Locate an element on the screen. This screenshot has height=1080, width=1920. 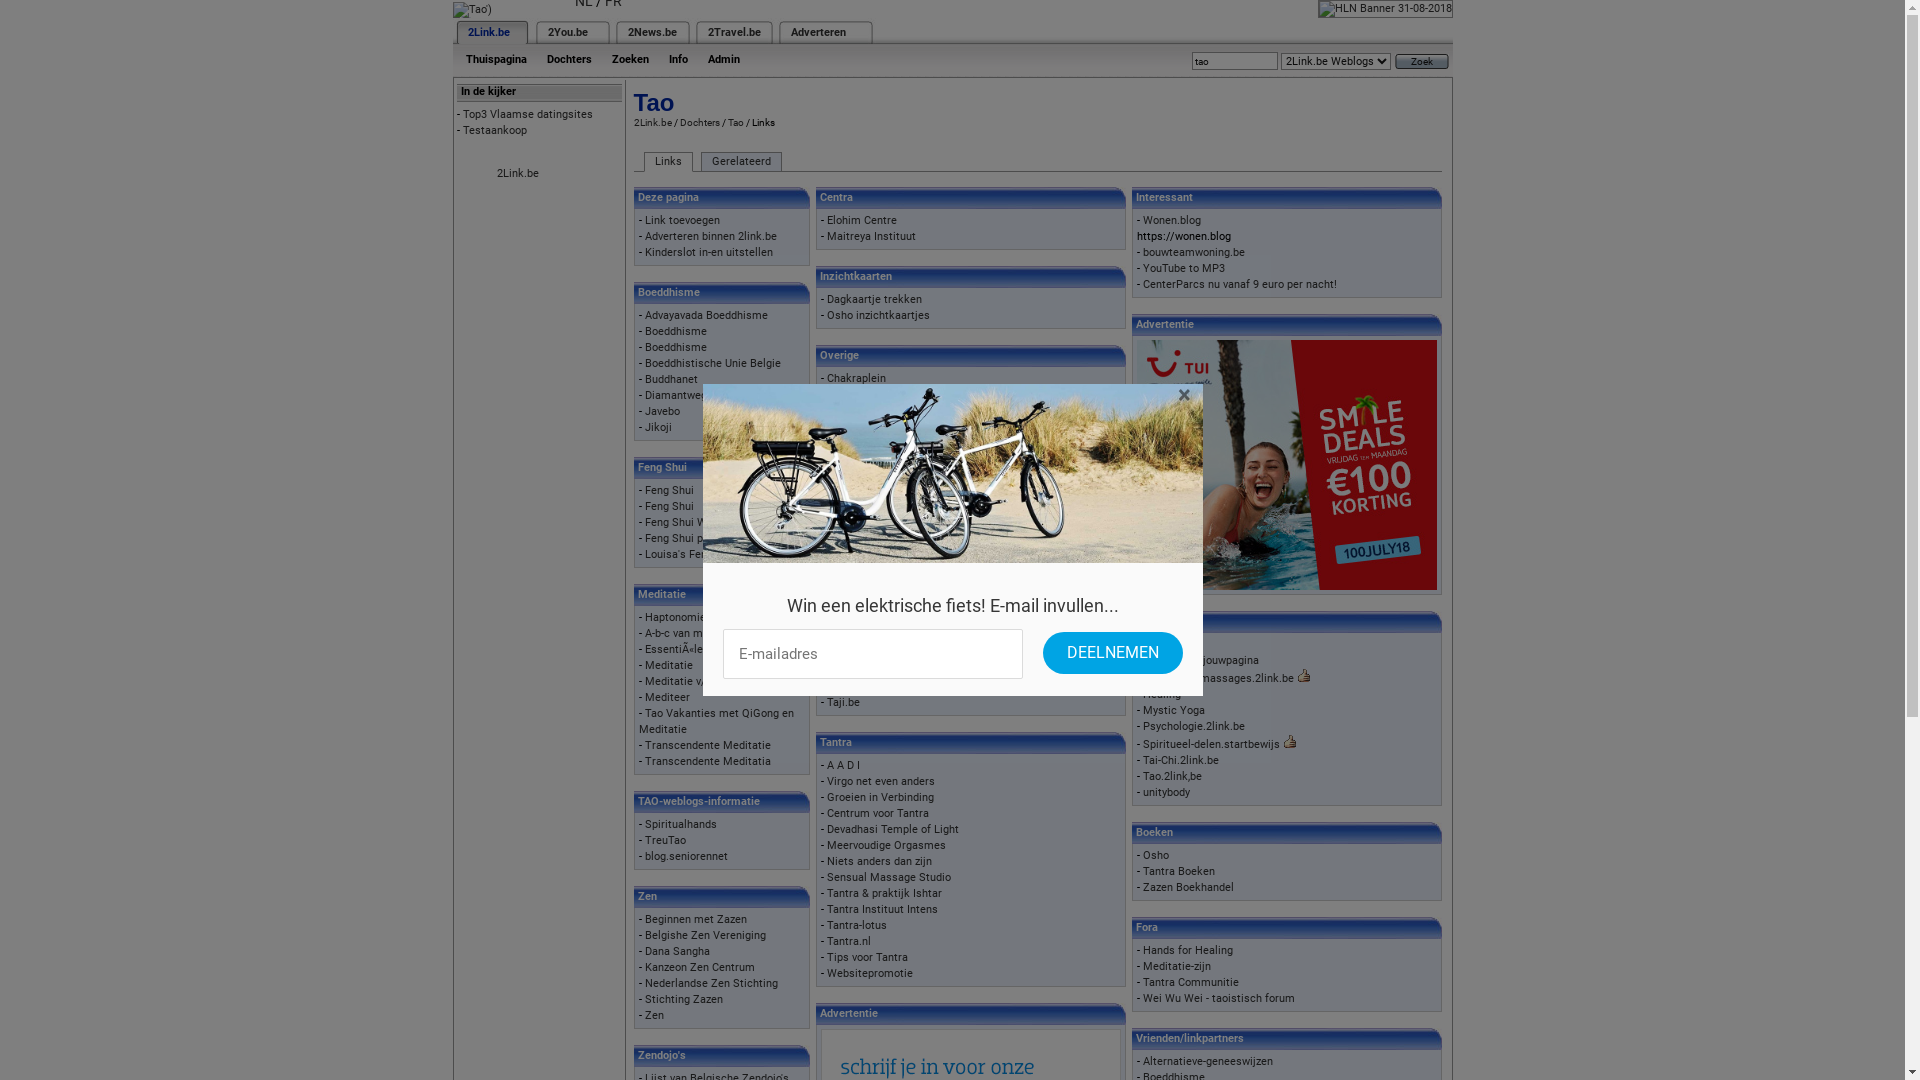
'Tai Chi School' is located at coordinates (861, 654).